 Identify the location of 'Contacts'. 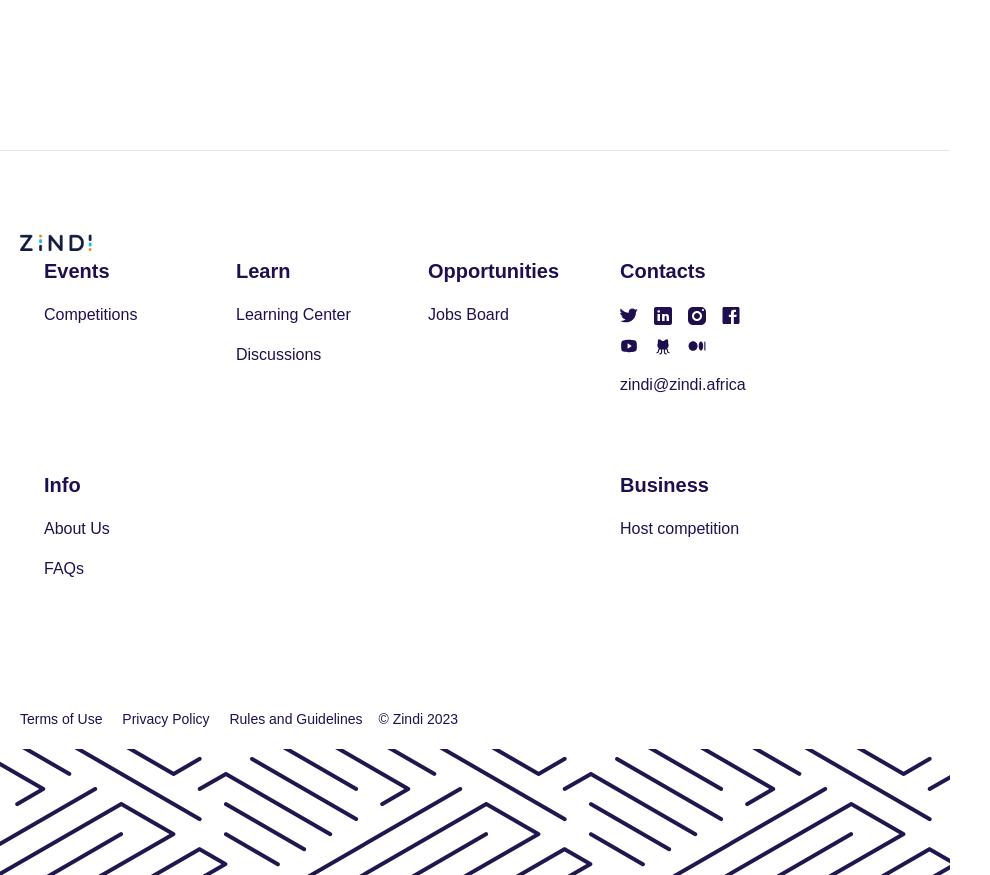
(619, 269).